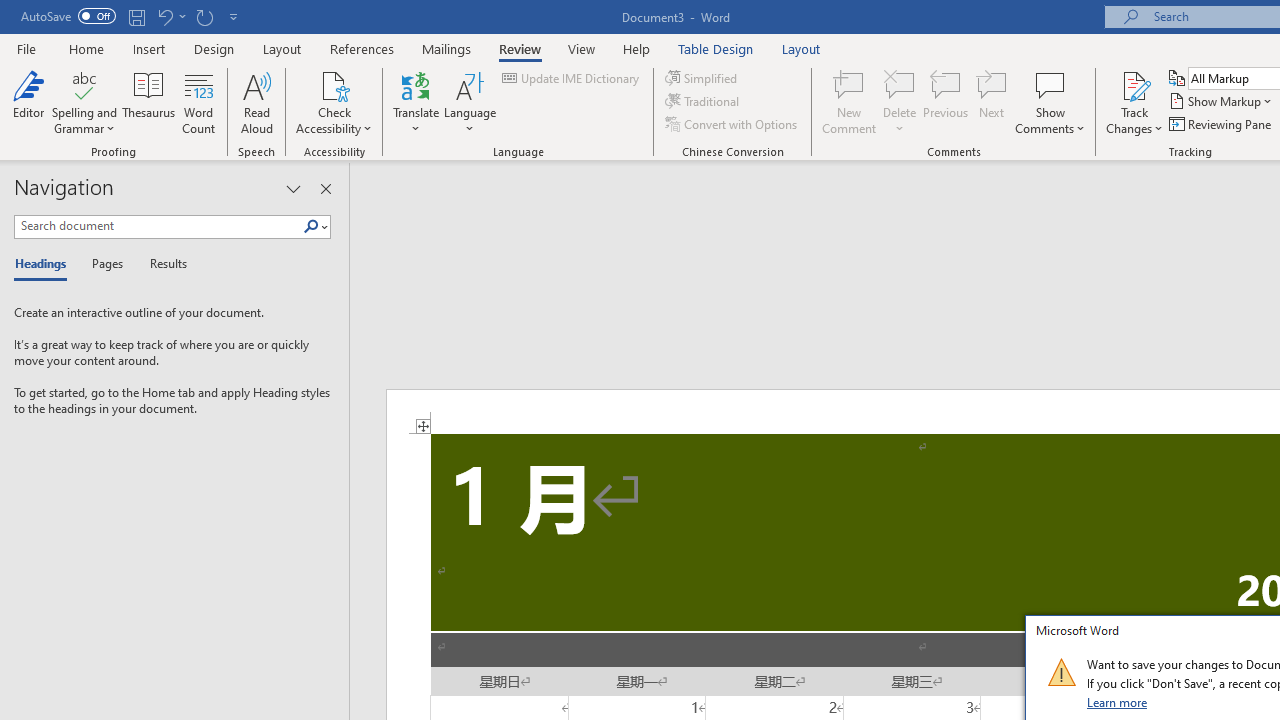  What do you see at coordinates (1220, 124) in the screenshot?
I see `'Reviewing Pane'` at bounding box center [1220, 124].